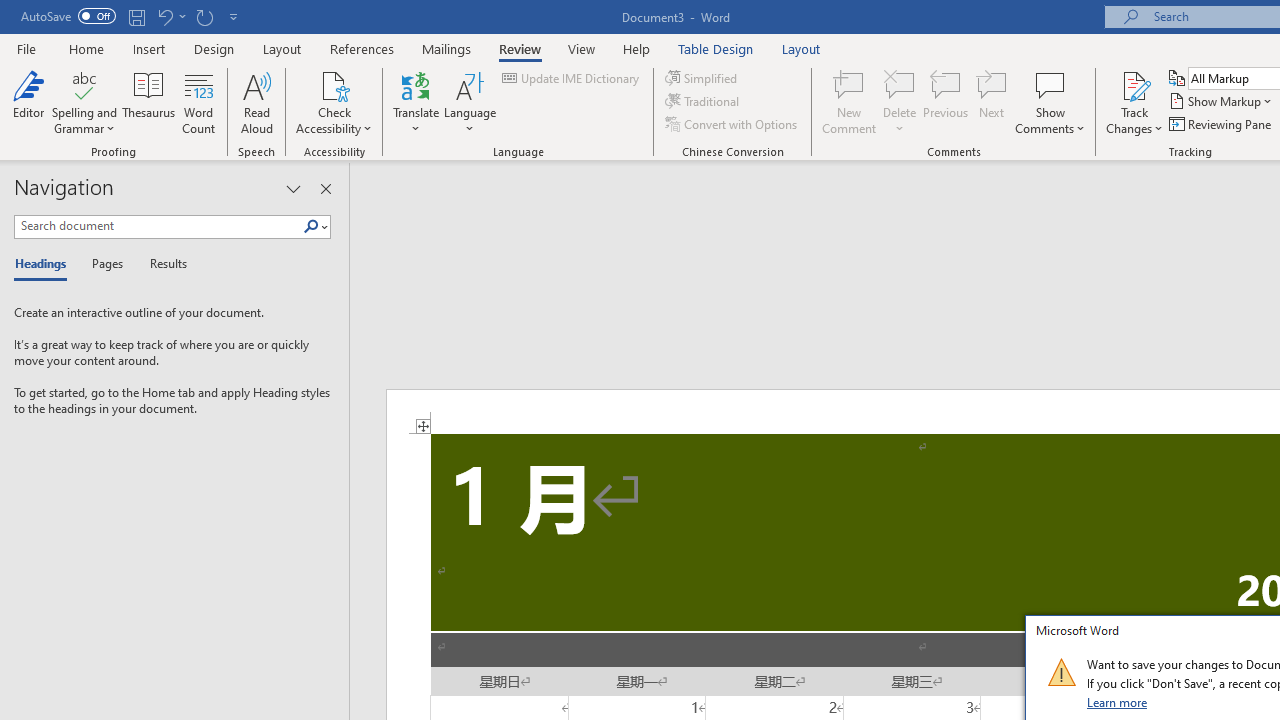  What do you see at coordinates (1220, 124) in the screenshot?
I see `'Reviewing Pane'` at bounding box center [1220, 124].